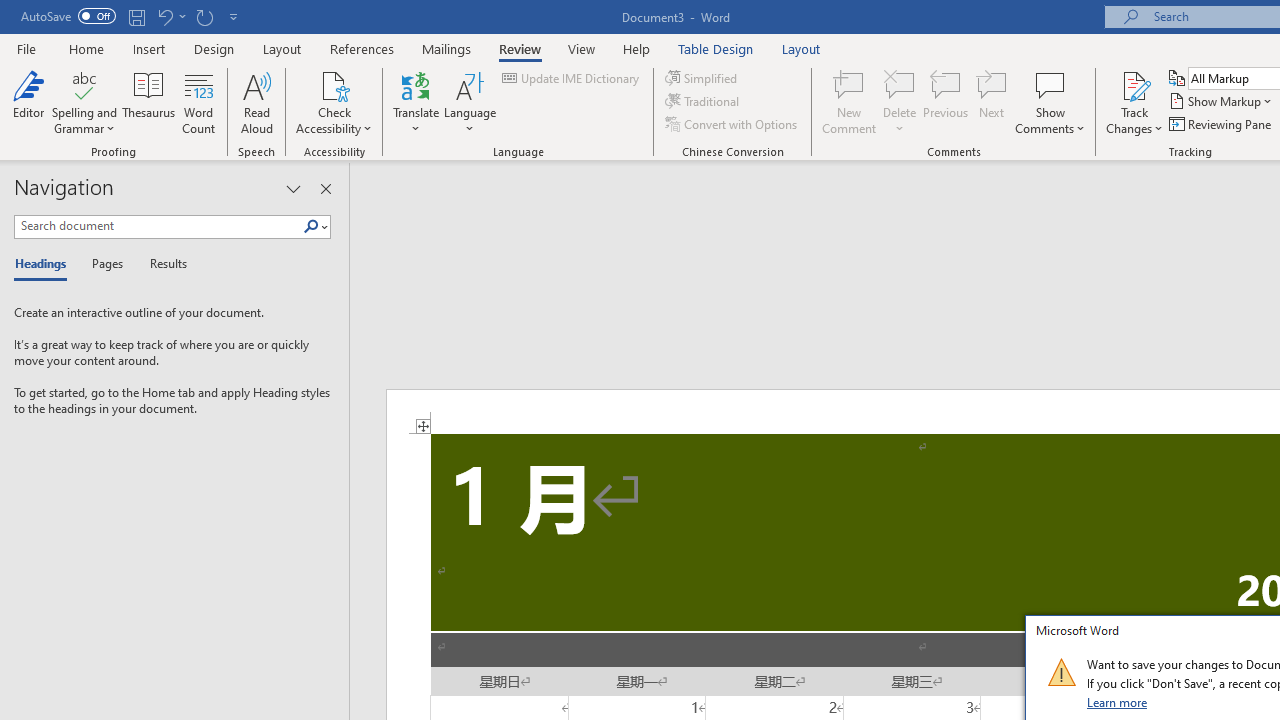  What do you see at coordinates (1220, 124) in the screenshot?
I see `'Reviewing Pane'` at bounding box center [1220, 124].